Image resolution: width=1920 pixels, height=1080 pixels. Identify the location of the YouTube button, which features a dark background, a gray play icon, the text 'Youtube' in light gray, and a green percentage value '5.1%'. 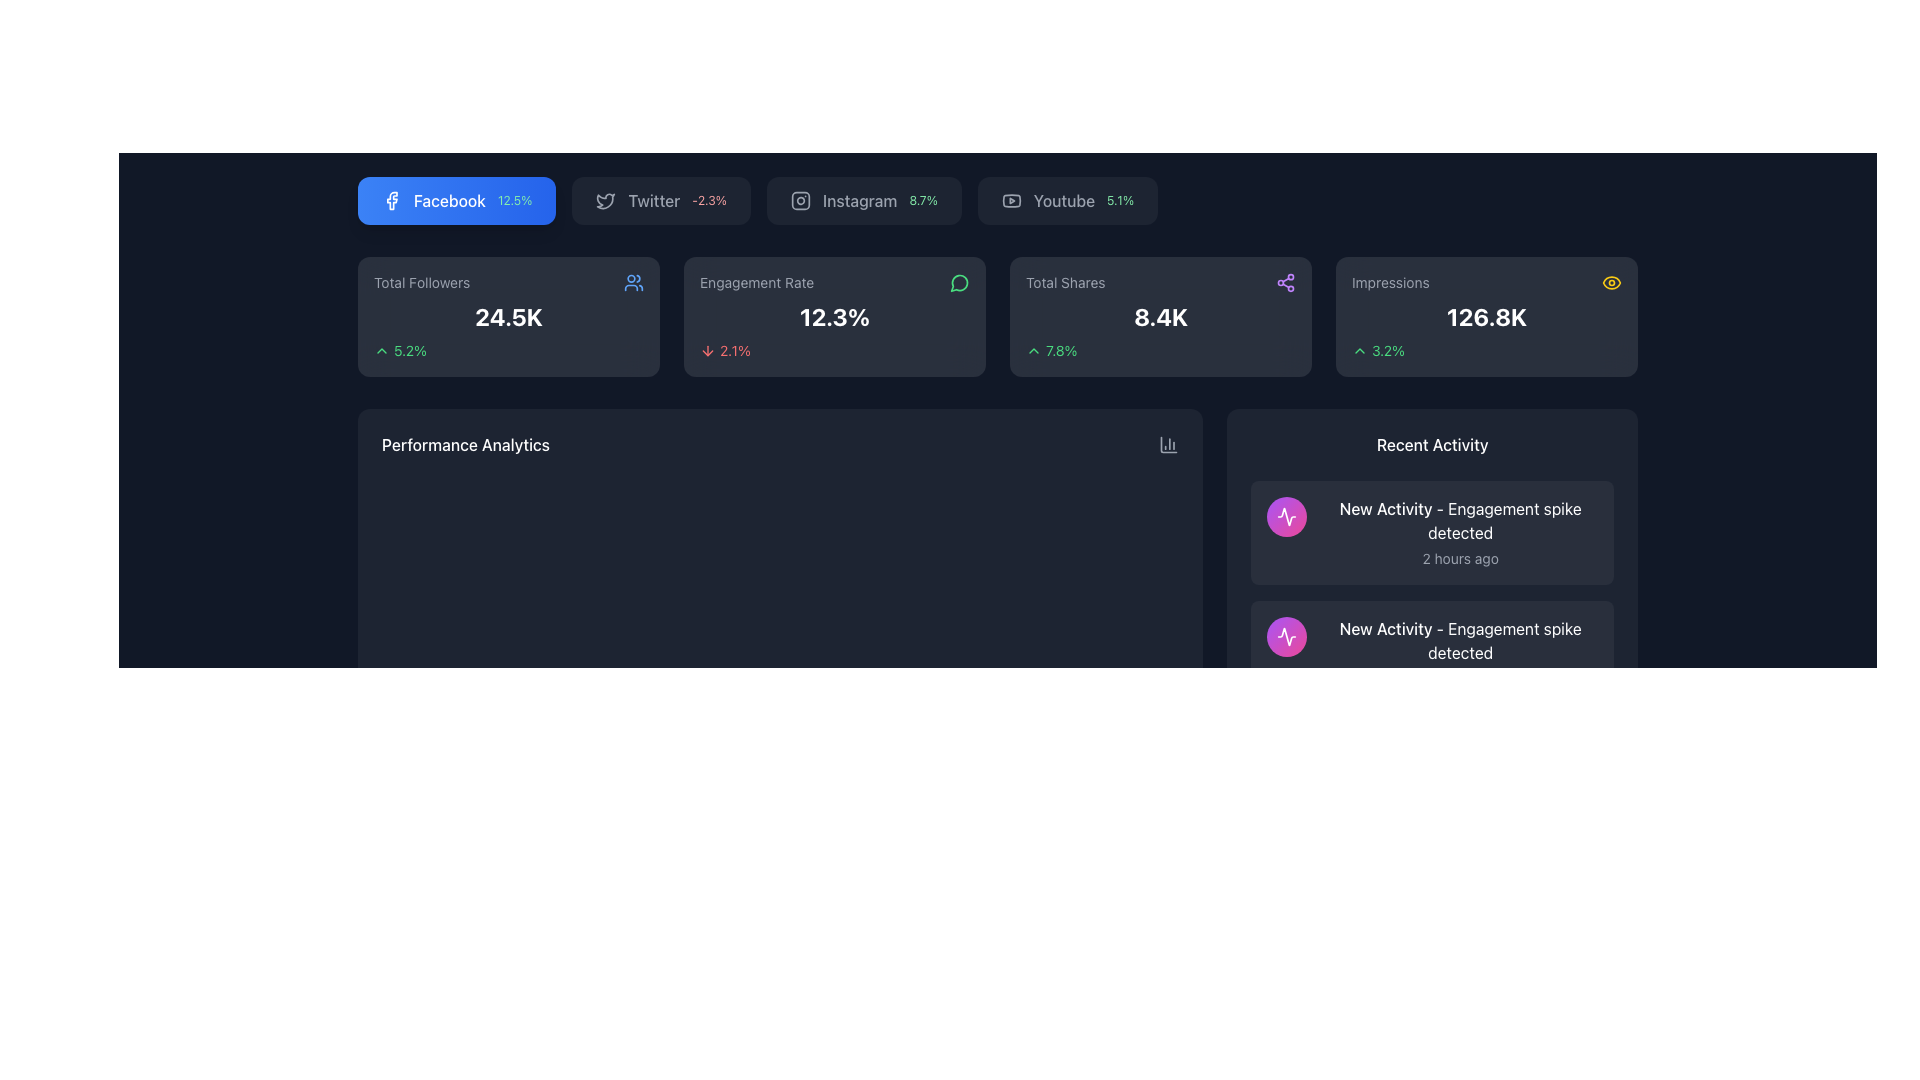
(1066, 200).